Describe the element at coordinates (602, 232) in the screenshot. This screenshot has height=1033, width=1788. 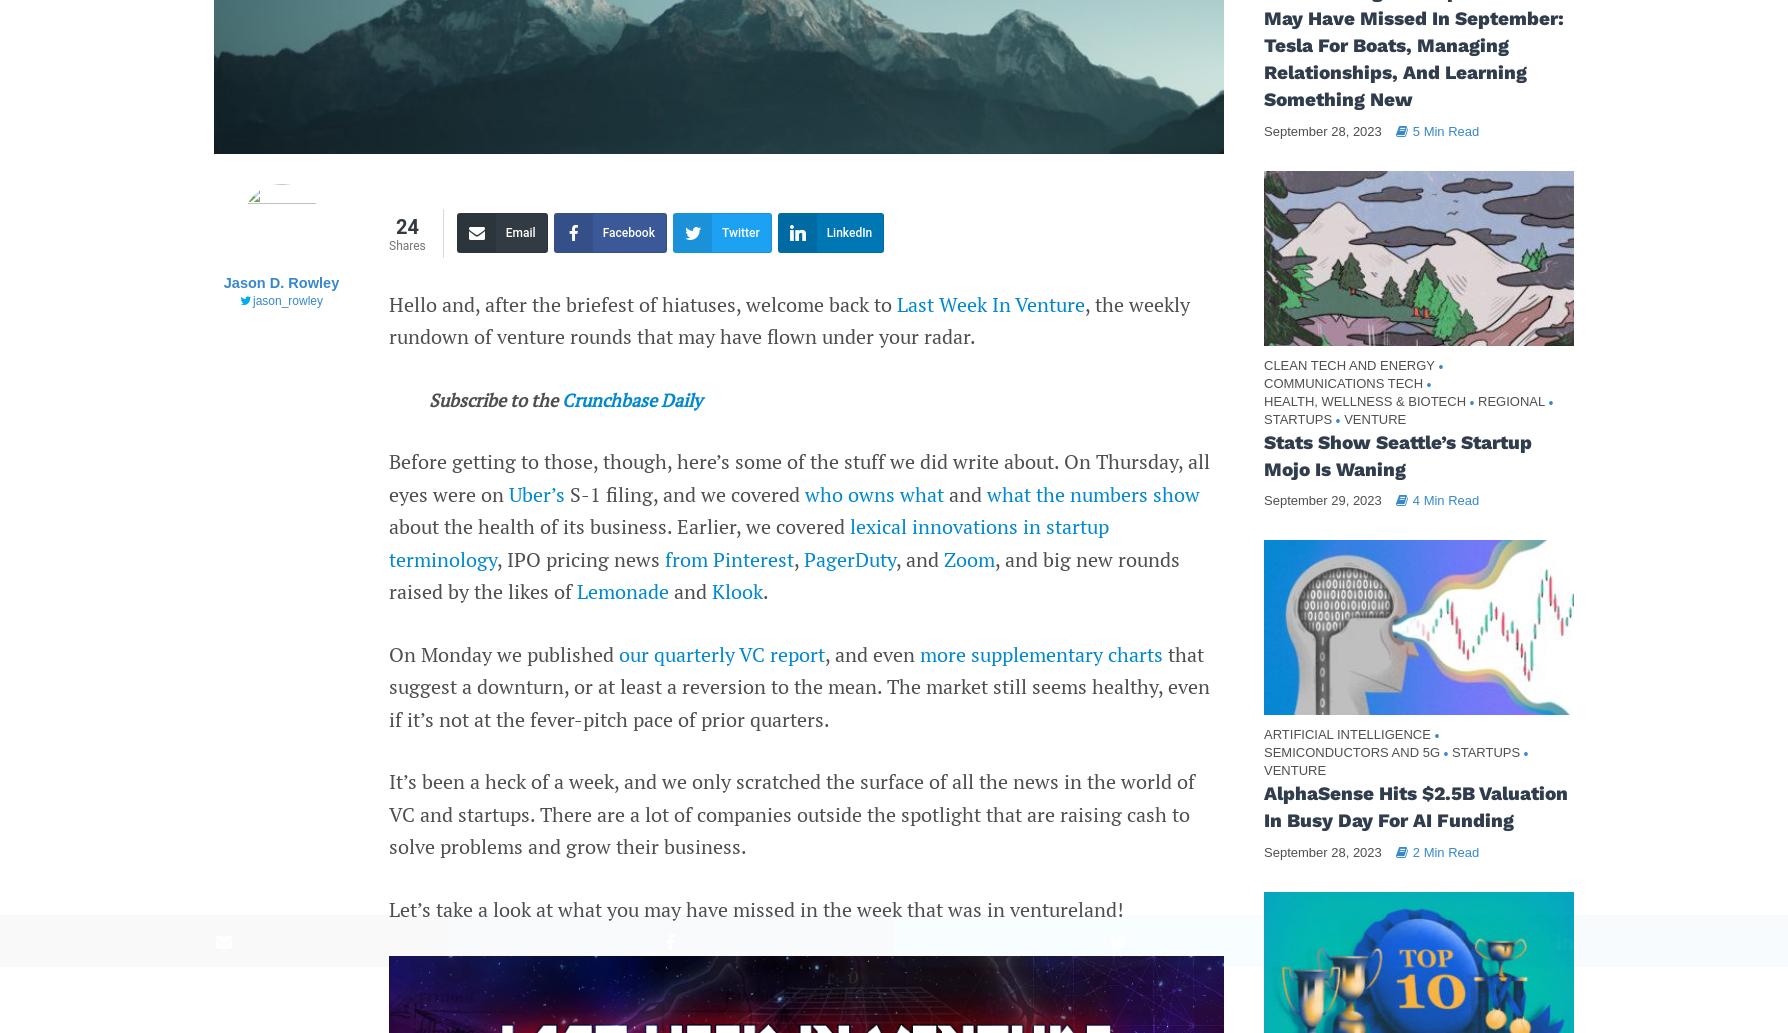
I see `'Facebook'` at that location.